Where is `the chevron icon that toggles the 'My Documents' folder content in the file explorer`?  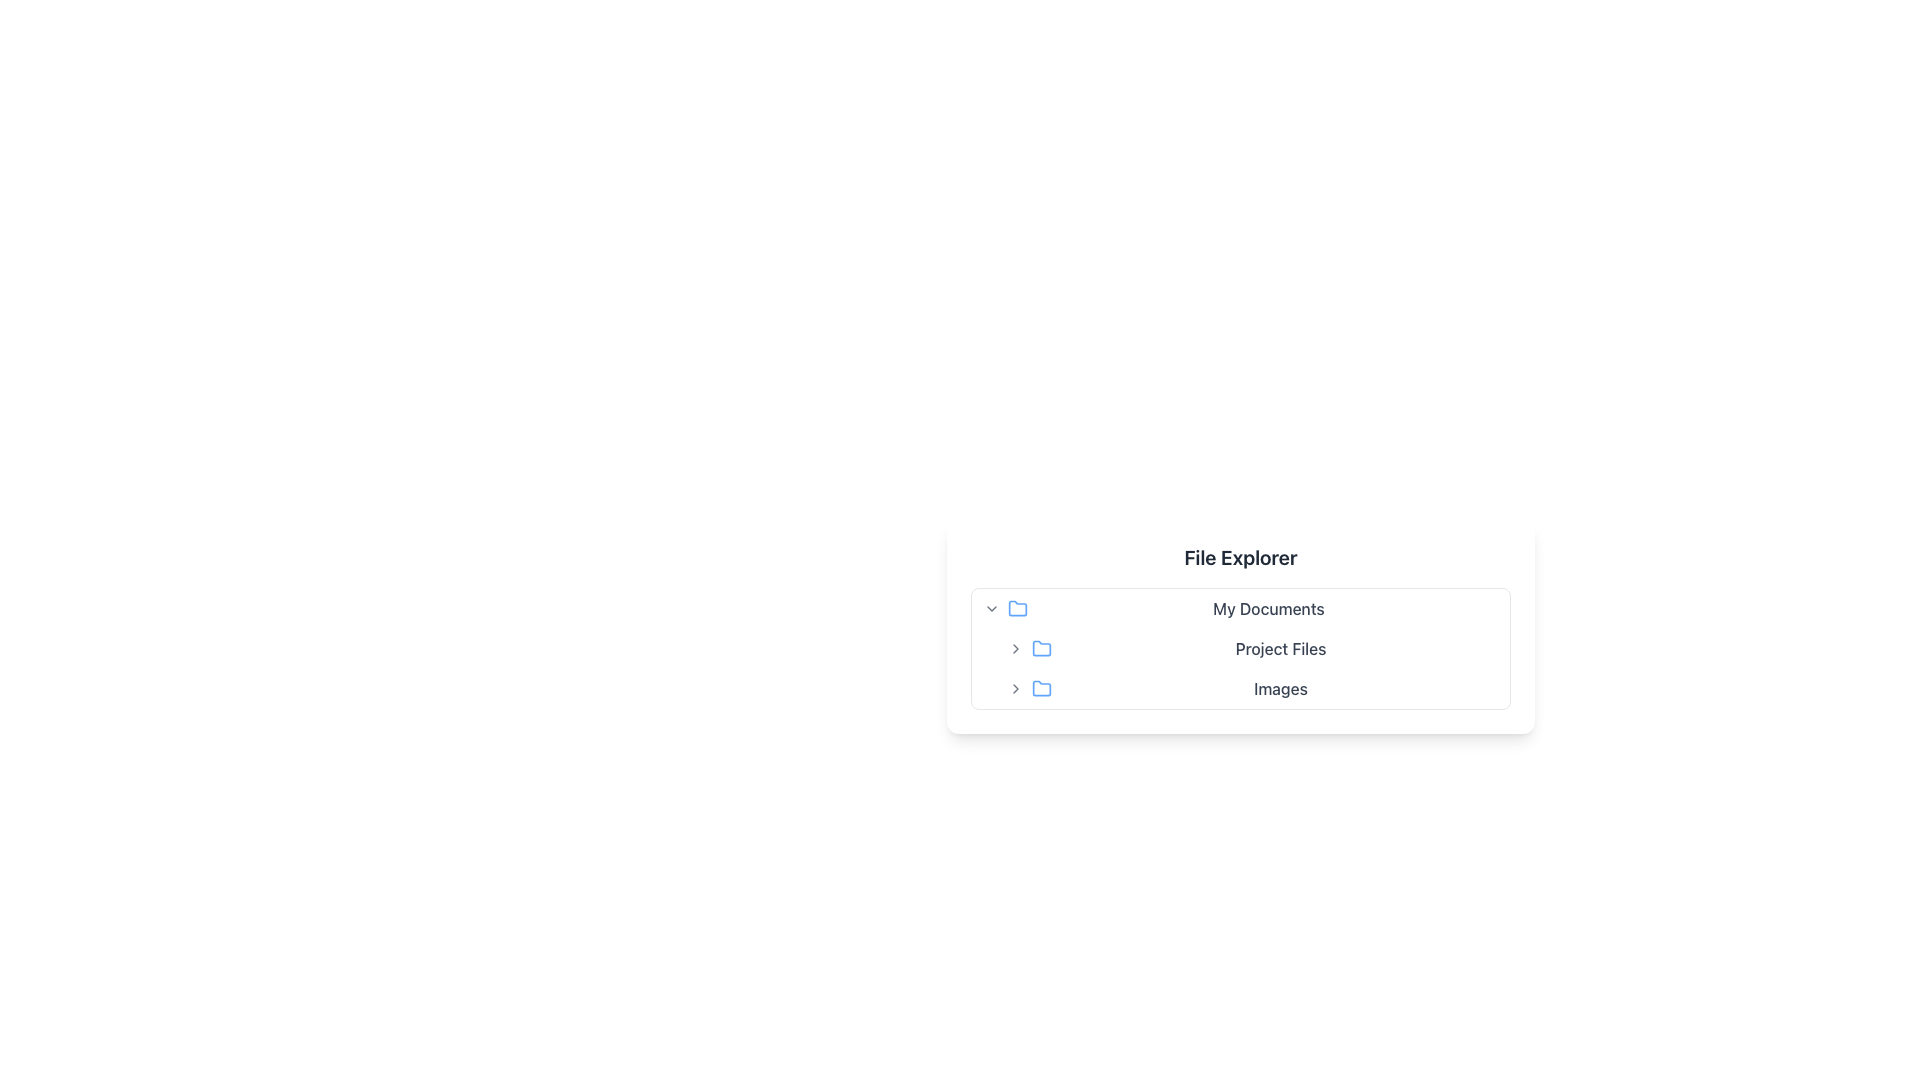
the chevron icon that toggles the 'My Documents' folder content in the file explorer is located at coordinates (992, 608).